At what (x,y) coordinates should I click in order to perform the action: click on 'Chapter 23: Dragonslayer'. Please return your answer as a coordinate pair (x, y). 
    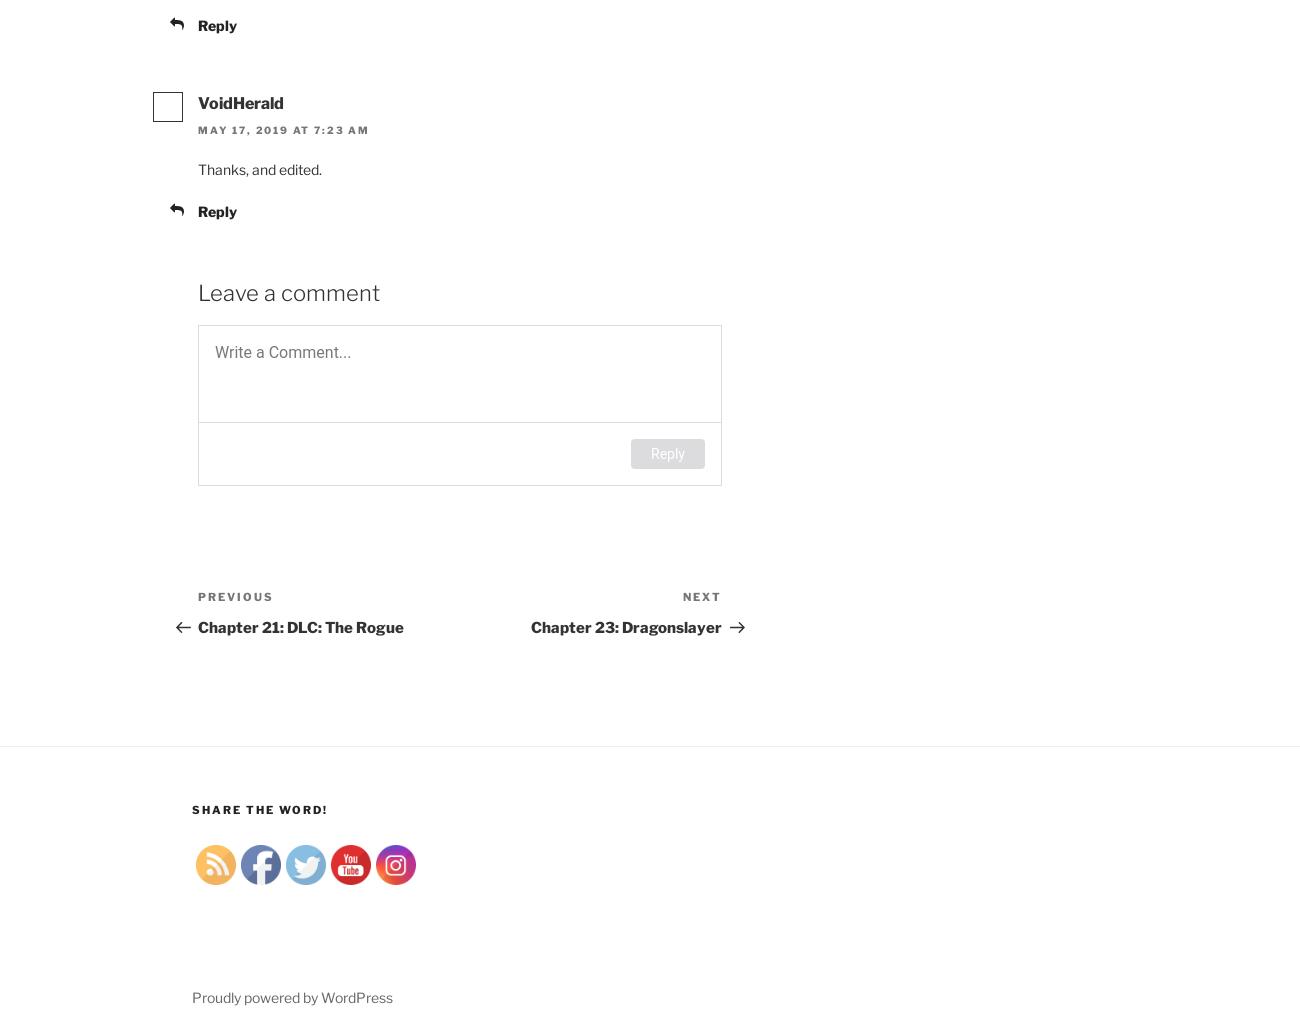
    Looking at the image, I should click on (626, 627).